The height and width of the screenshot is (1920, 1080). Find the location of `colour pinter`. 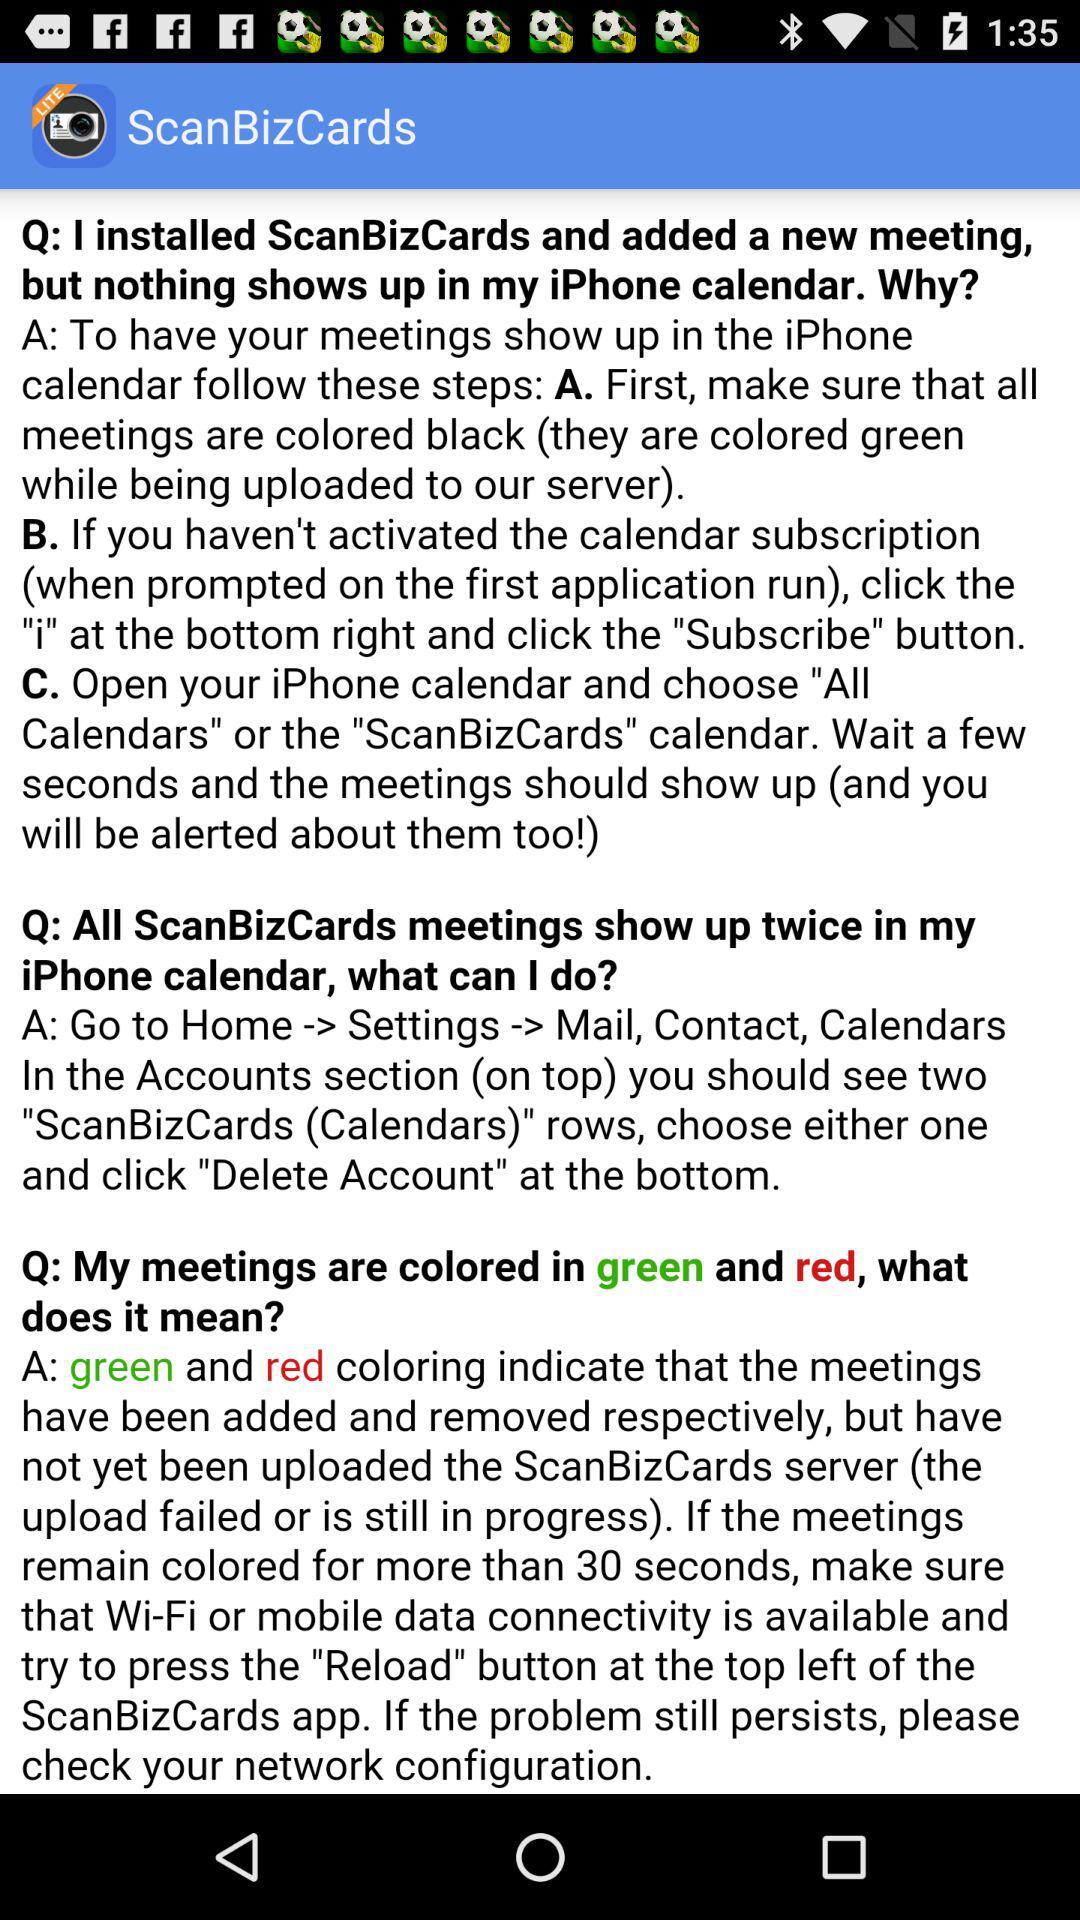

colour pinter is located at coordinates (540, 991).